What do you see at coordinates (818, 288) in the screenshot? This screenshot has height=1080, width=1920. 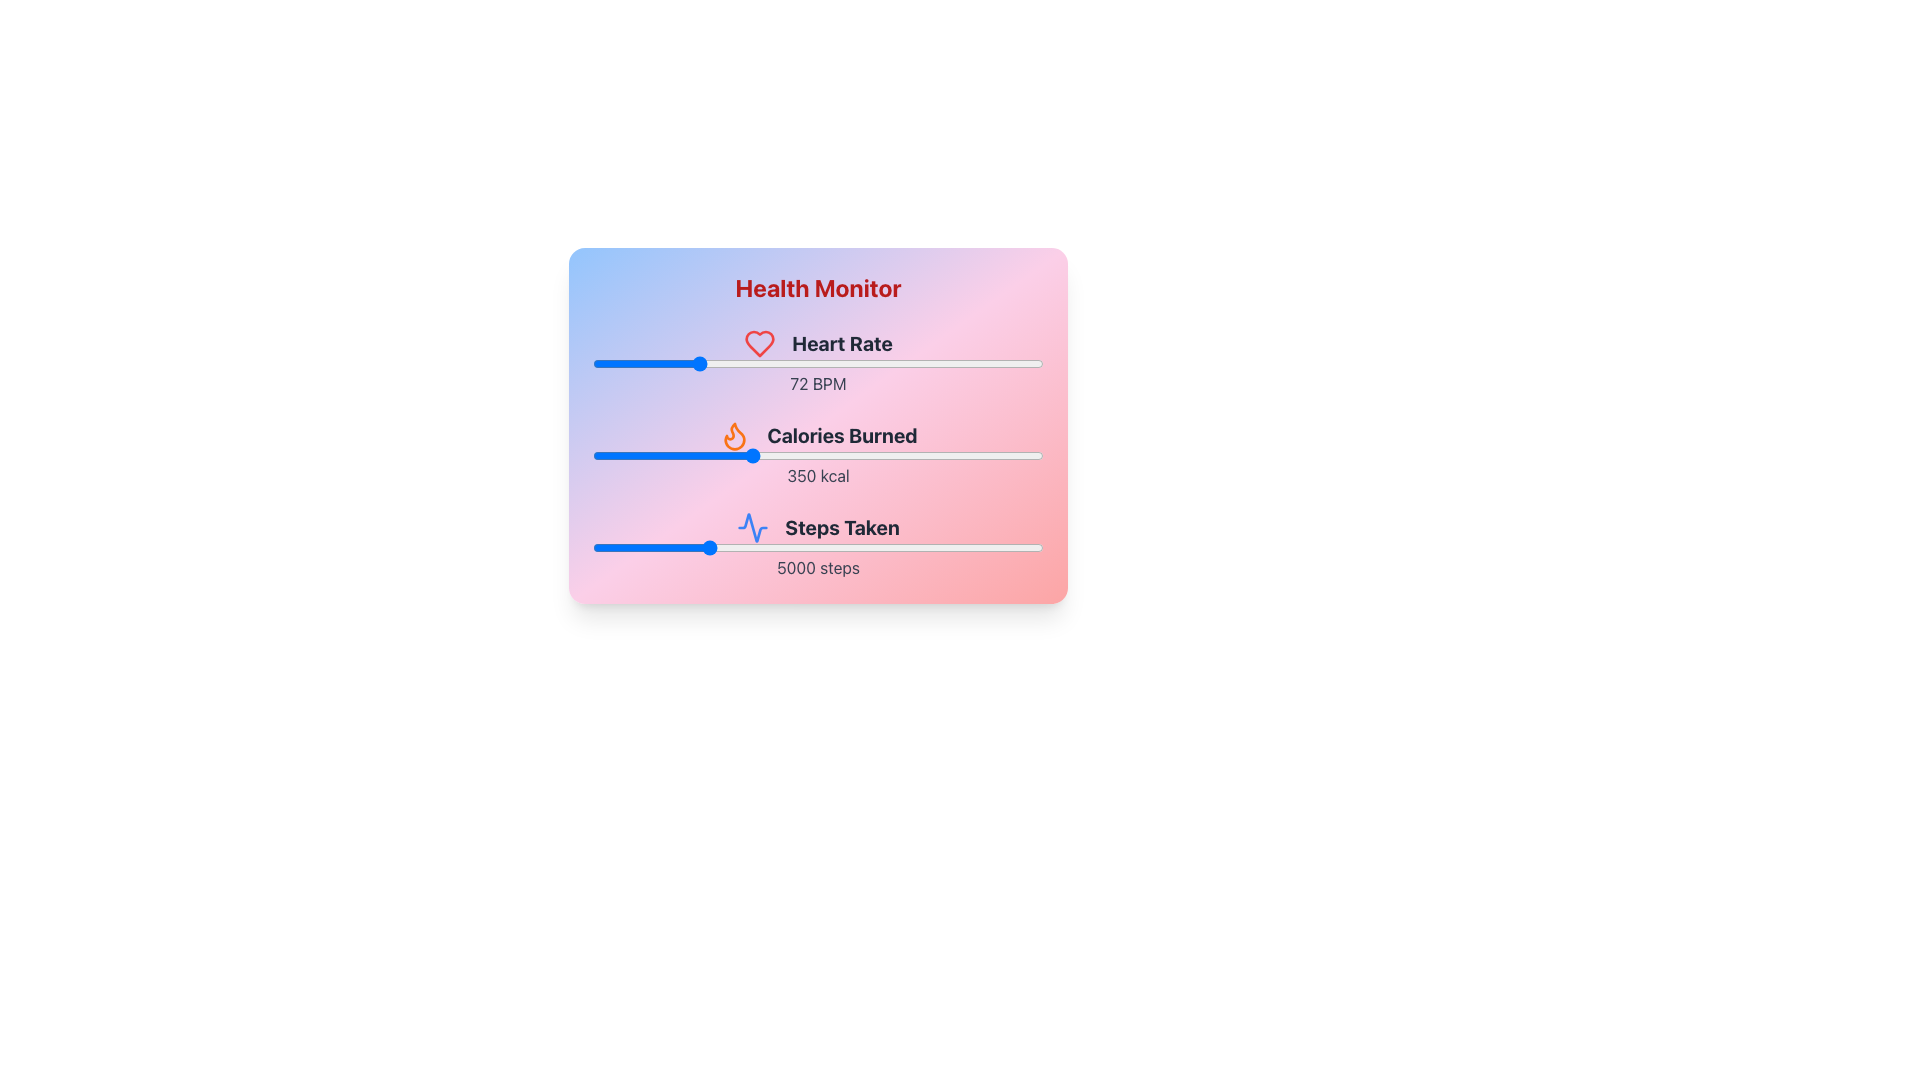 I see `the text label at the top of the health-monitoring card that indicates the card's purpose` at bounding box center [818, 288].